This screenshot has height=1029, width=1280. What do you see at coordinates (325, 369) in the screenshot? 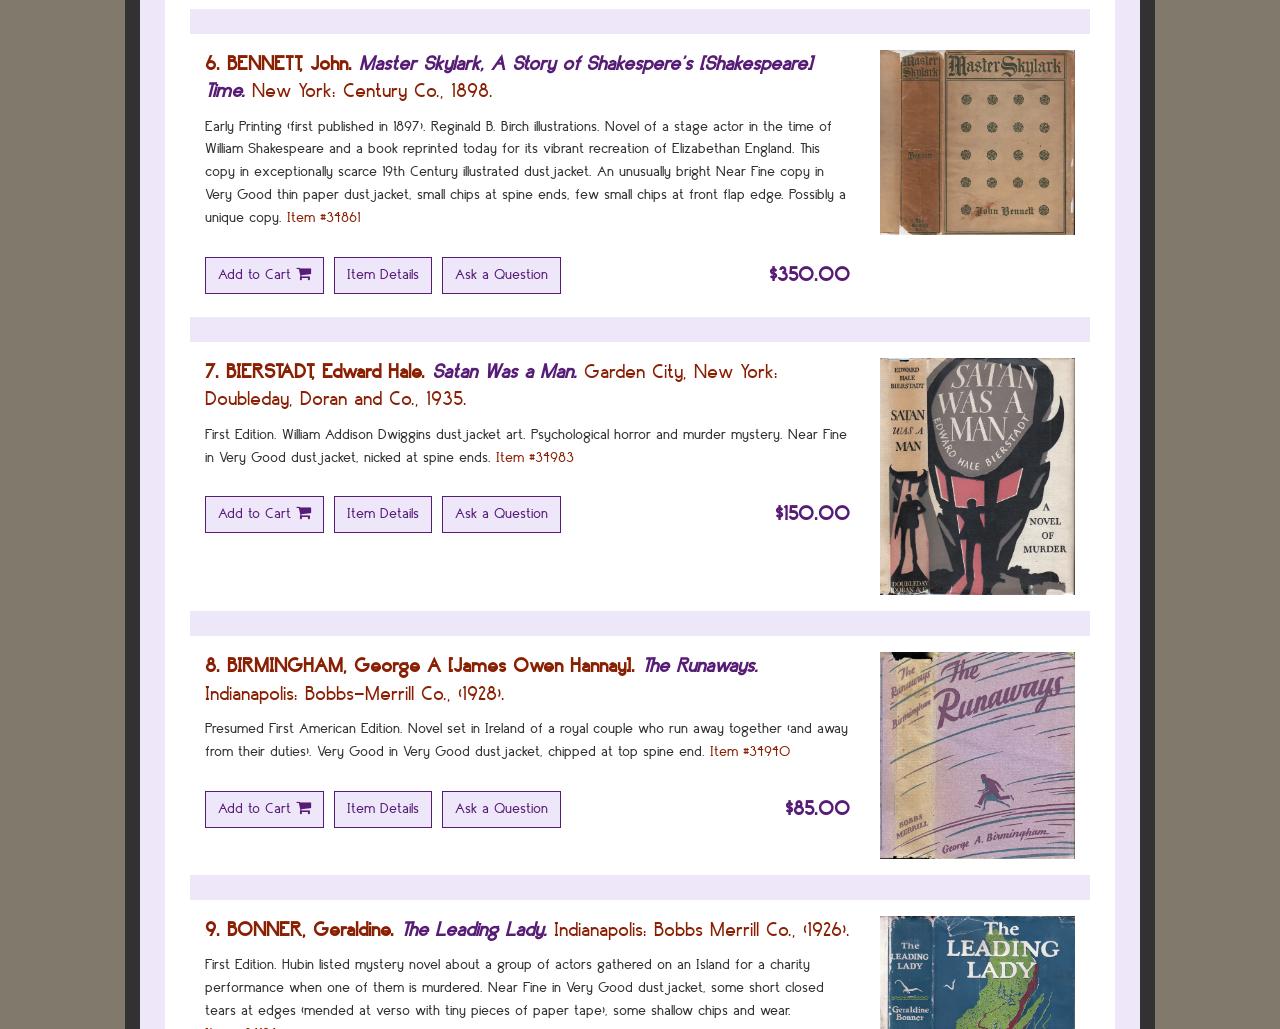
I see `'BIERSTADT, Edward Hale.'` at bounding box center [325, 369].